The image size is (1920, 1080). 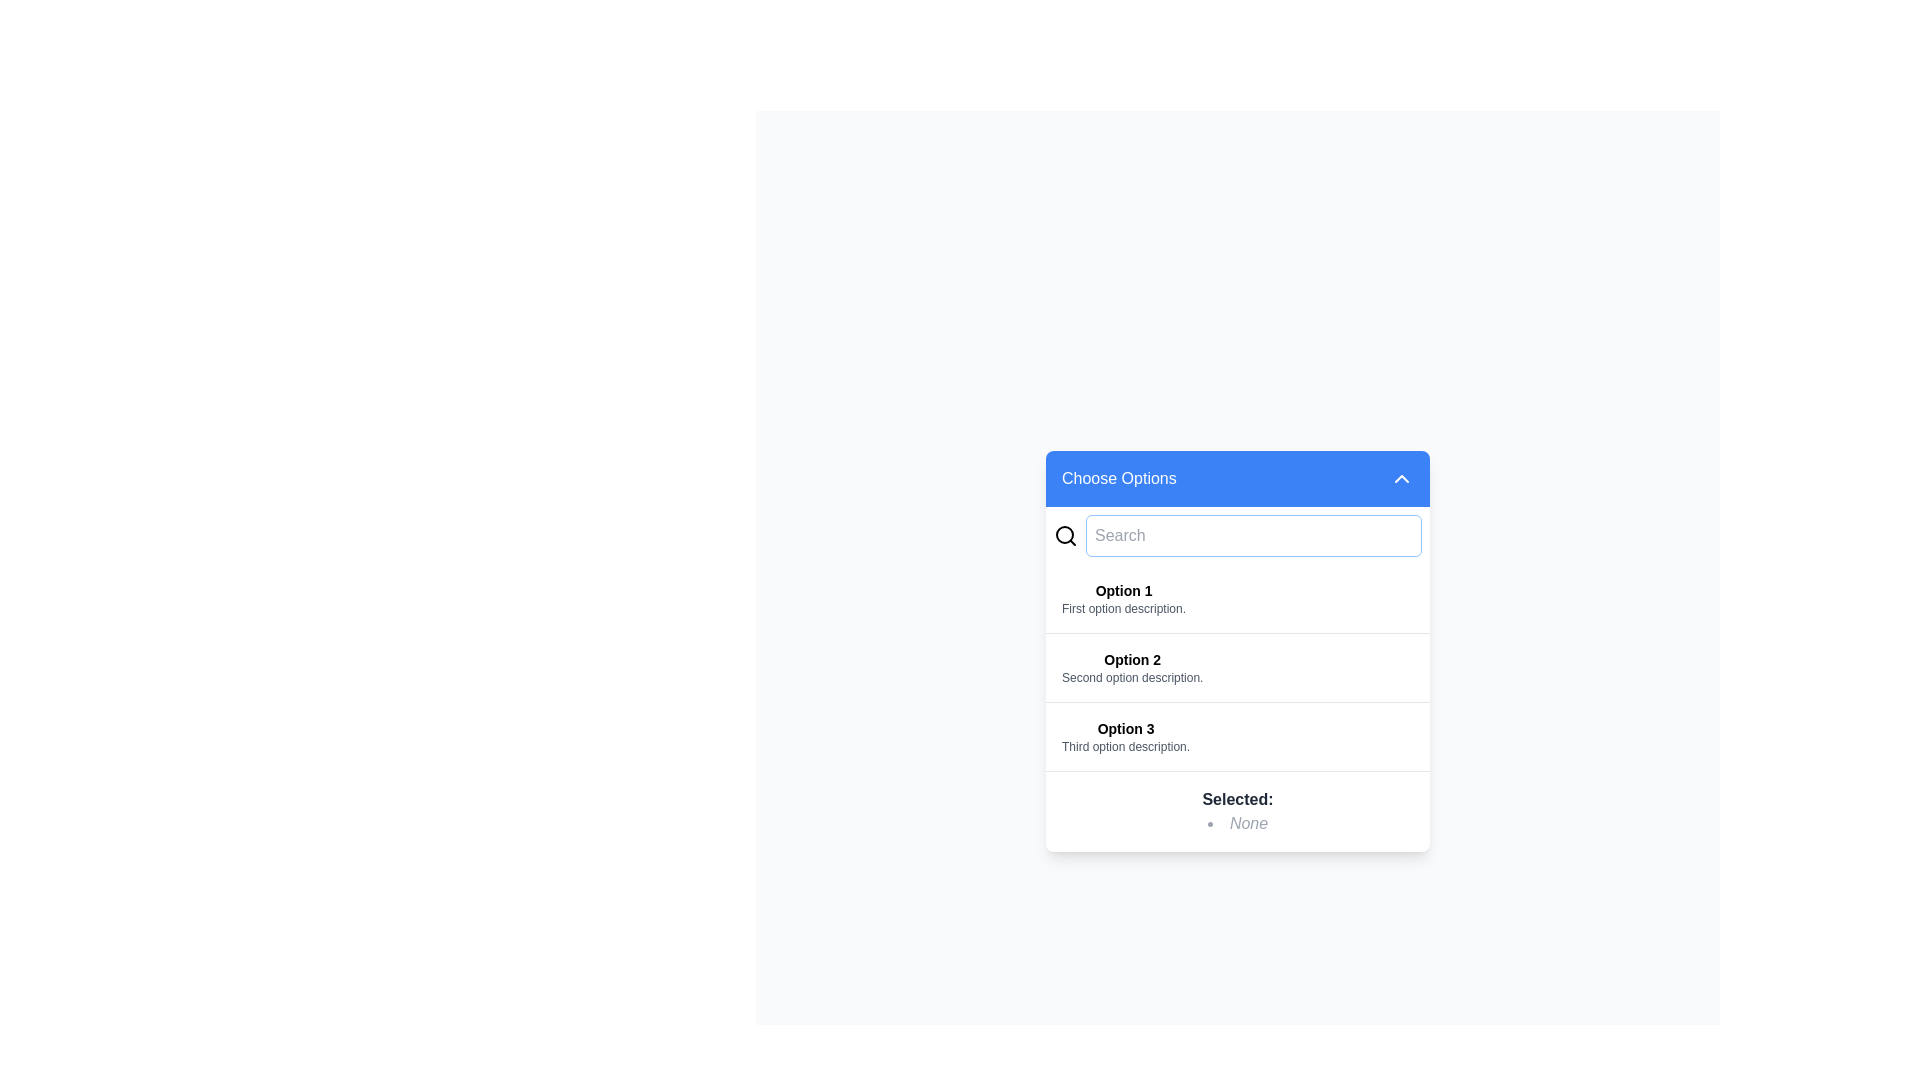 What do you see at coordinates (1400, 478) in the screenshot?
I see `the upward-pointing chevron icon displayed in white against a blue background located in the upper-right corner of the blue header bar in the 'Choose Options' modal window` at bounding box center [1400, 478].